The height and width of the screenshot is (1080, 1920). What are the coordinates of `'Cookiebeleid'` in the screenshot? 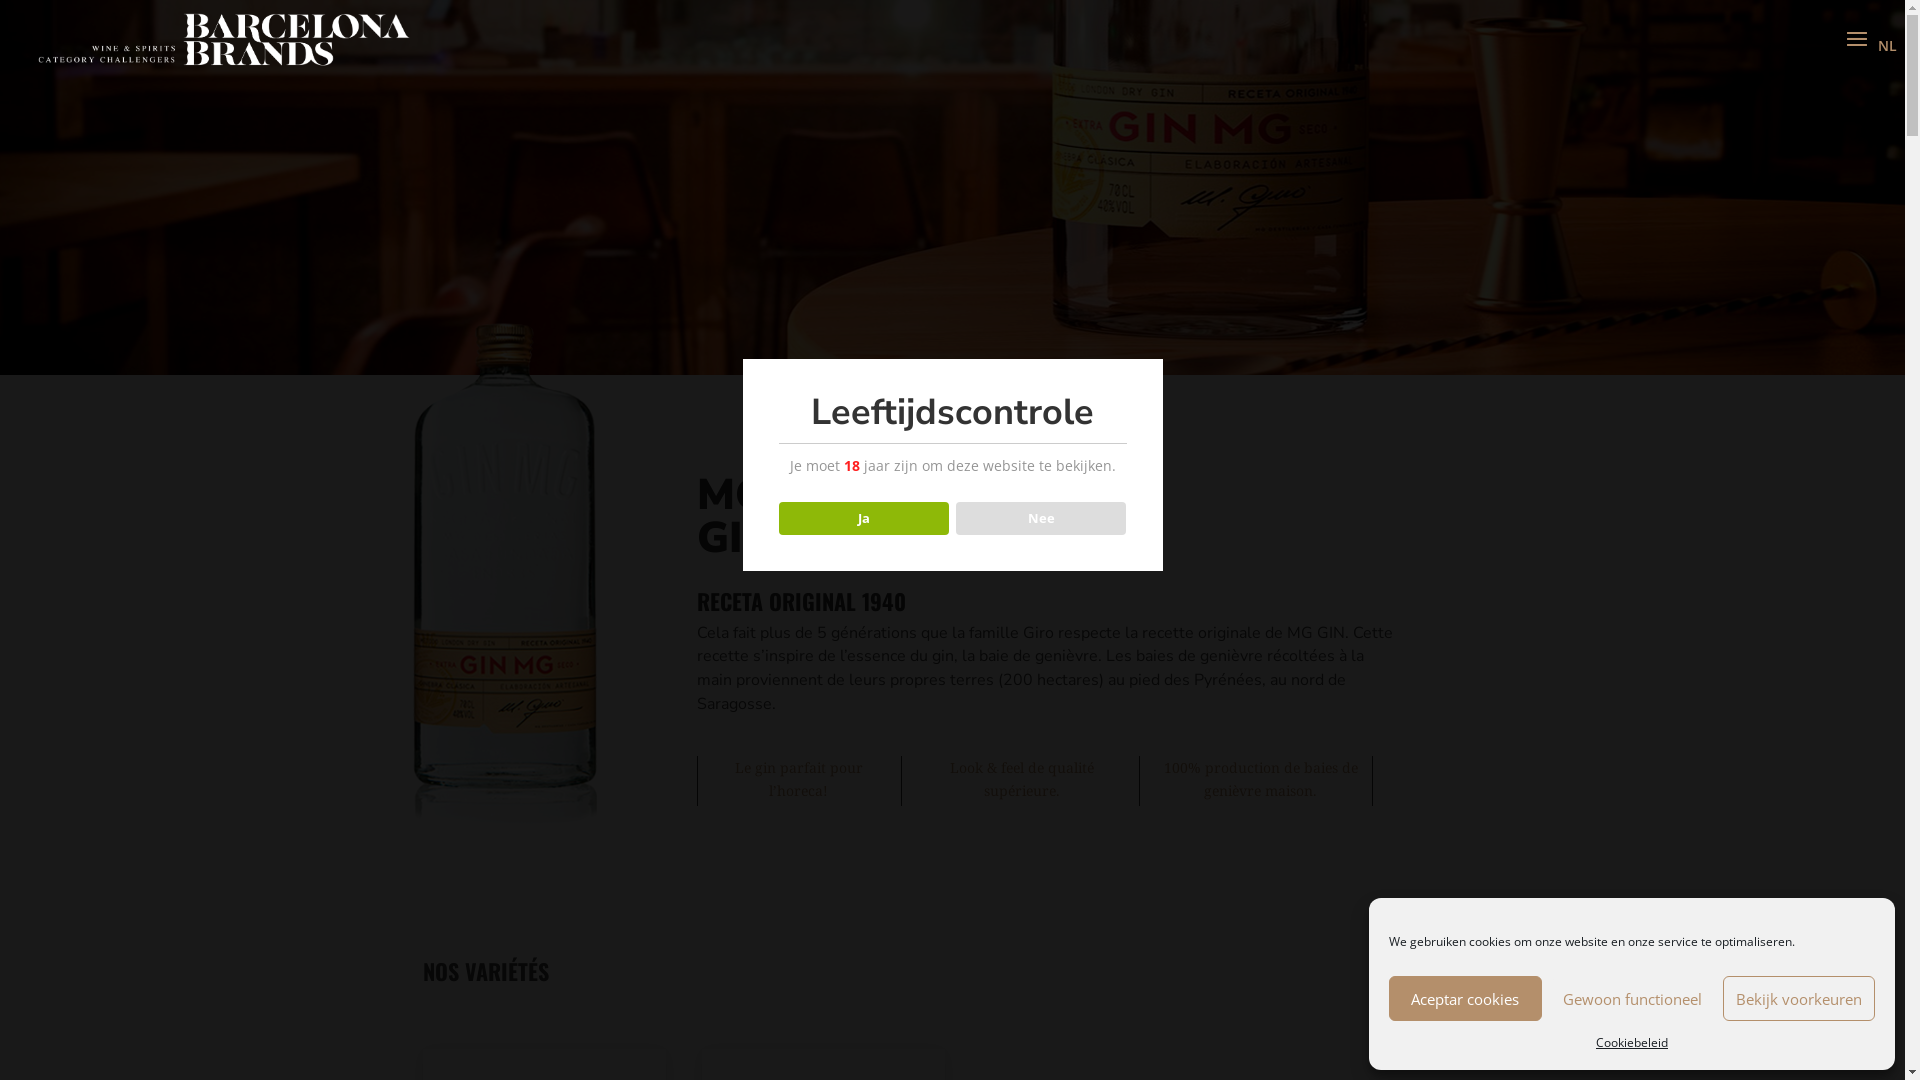 It's located at (1632, 1041).